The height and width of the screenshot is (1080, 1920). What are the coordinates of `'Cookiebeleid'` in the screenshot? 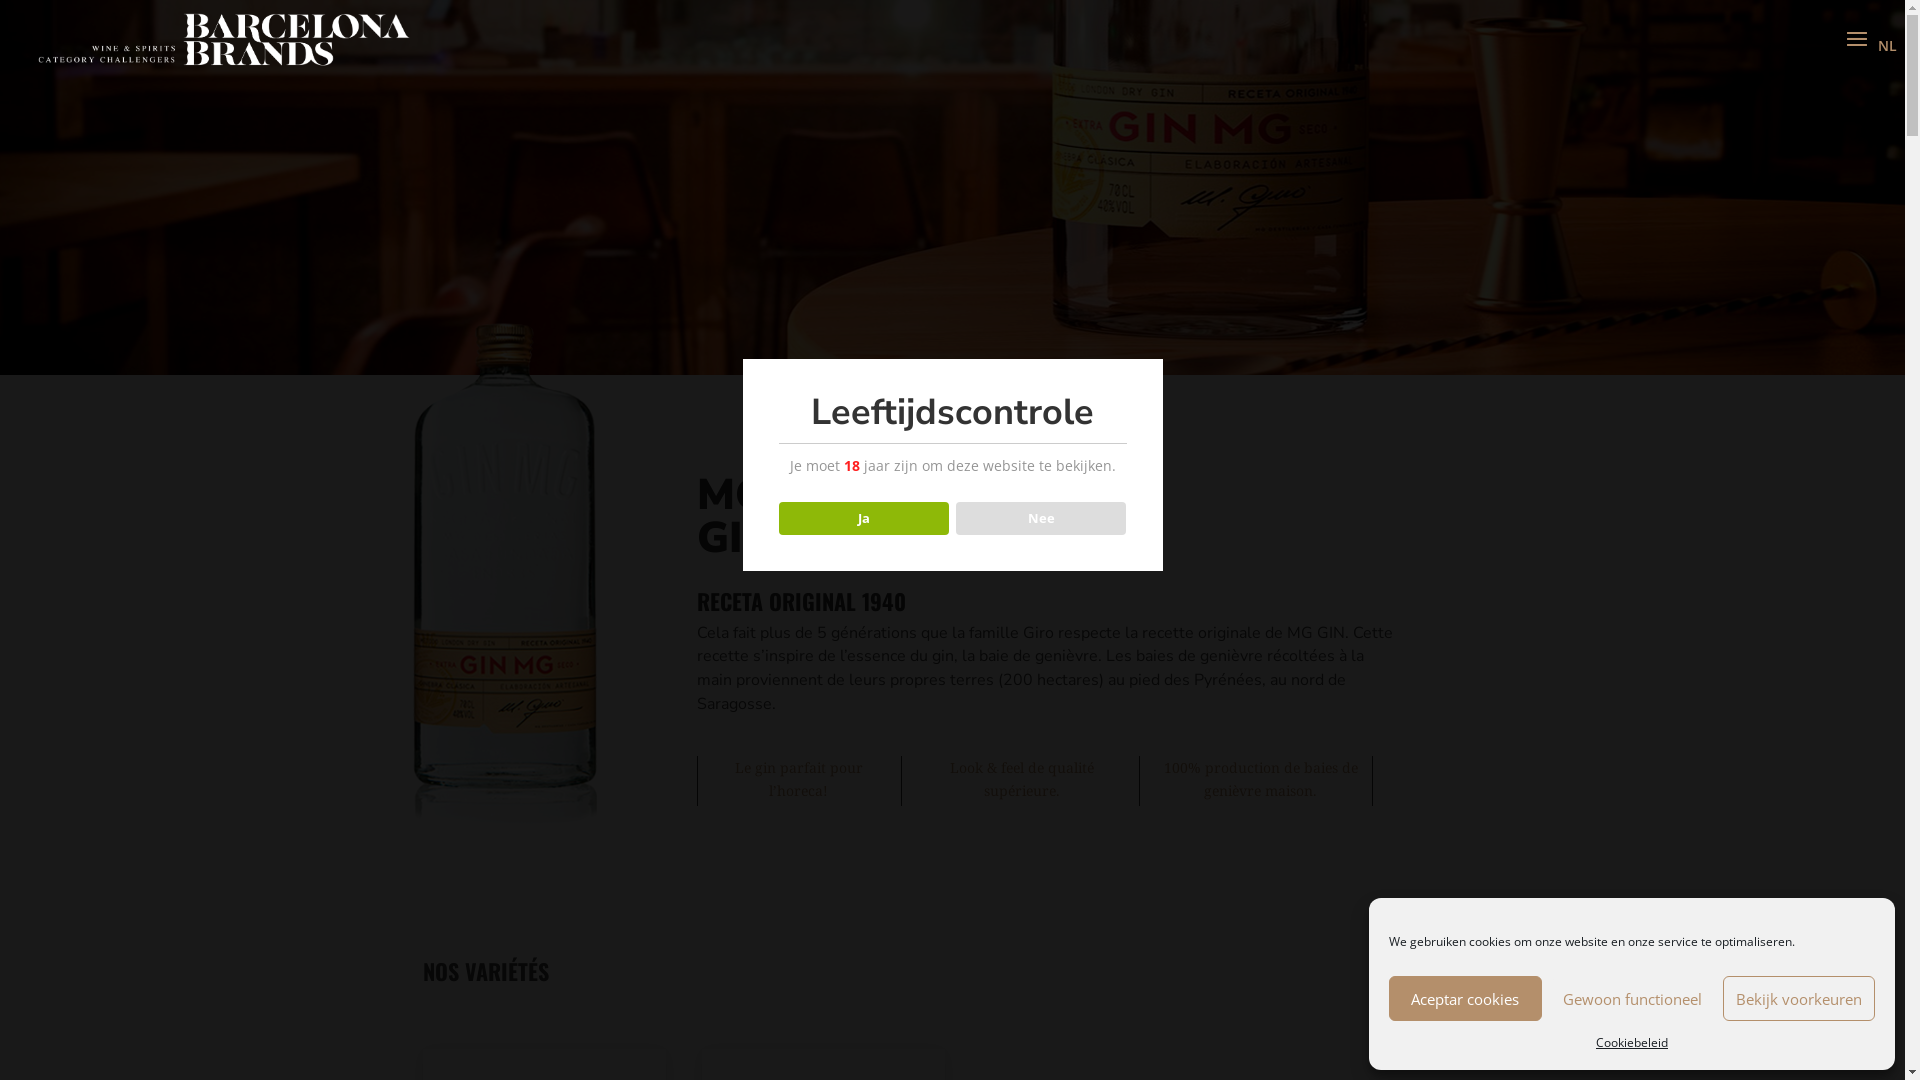 It's located at (1632, 1041).